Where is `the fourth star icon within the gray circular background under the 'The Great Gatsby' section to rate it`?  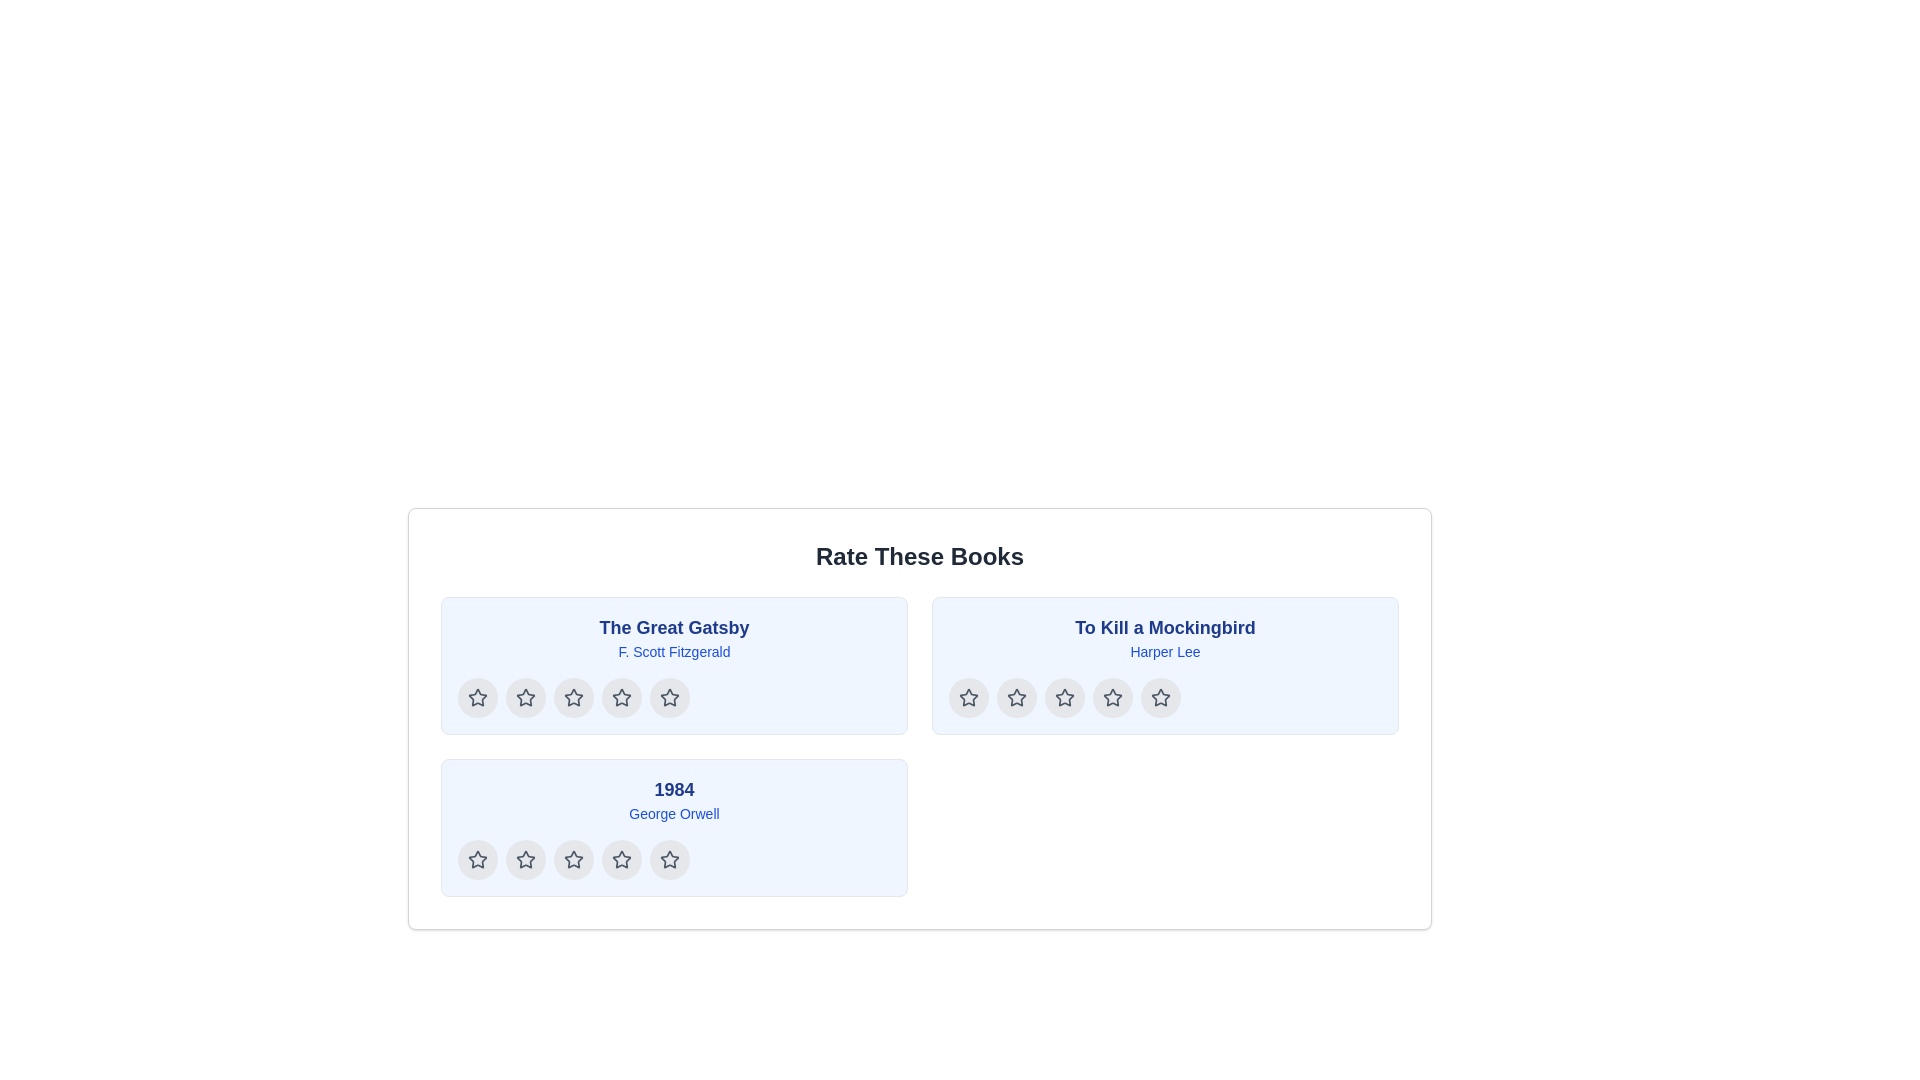
the fourth star icon within the gray circular background under the 'The Great Gatsby' section to rate it is located at coordinates (670, 697).